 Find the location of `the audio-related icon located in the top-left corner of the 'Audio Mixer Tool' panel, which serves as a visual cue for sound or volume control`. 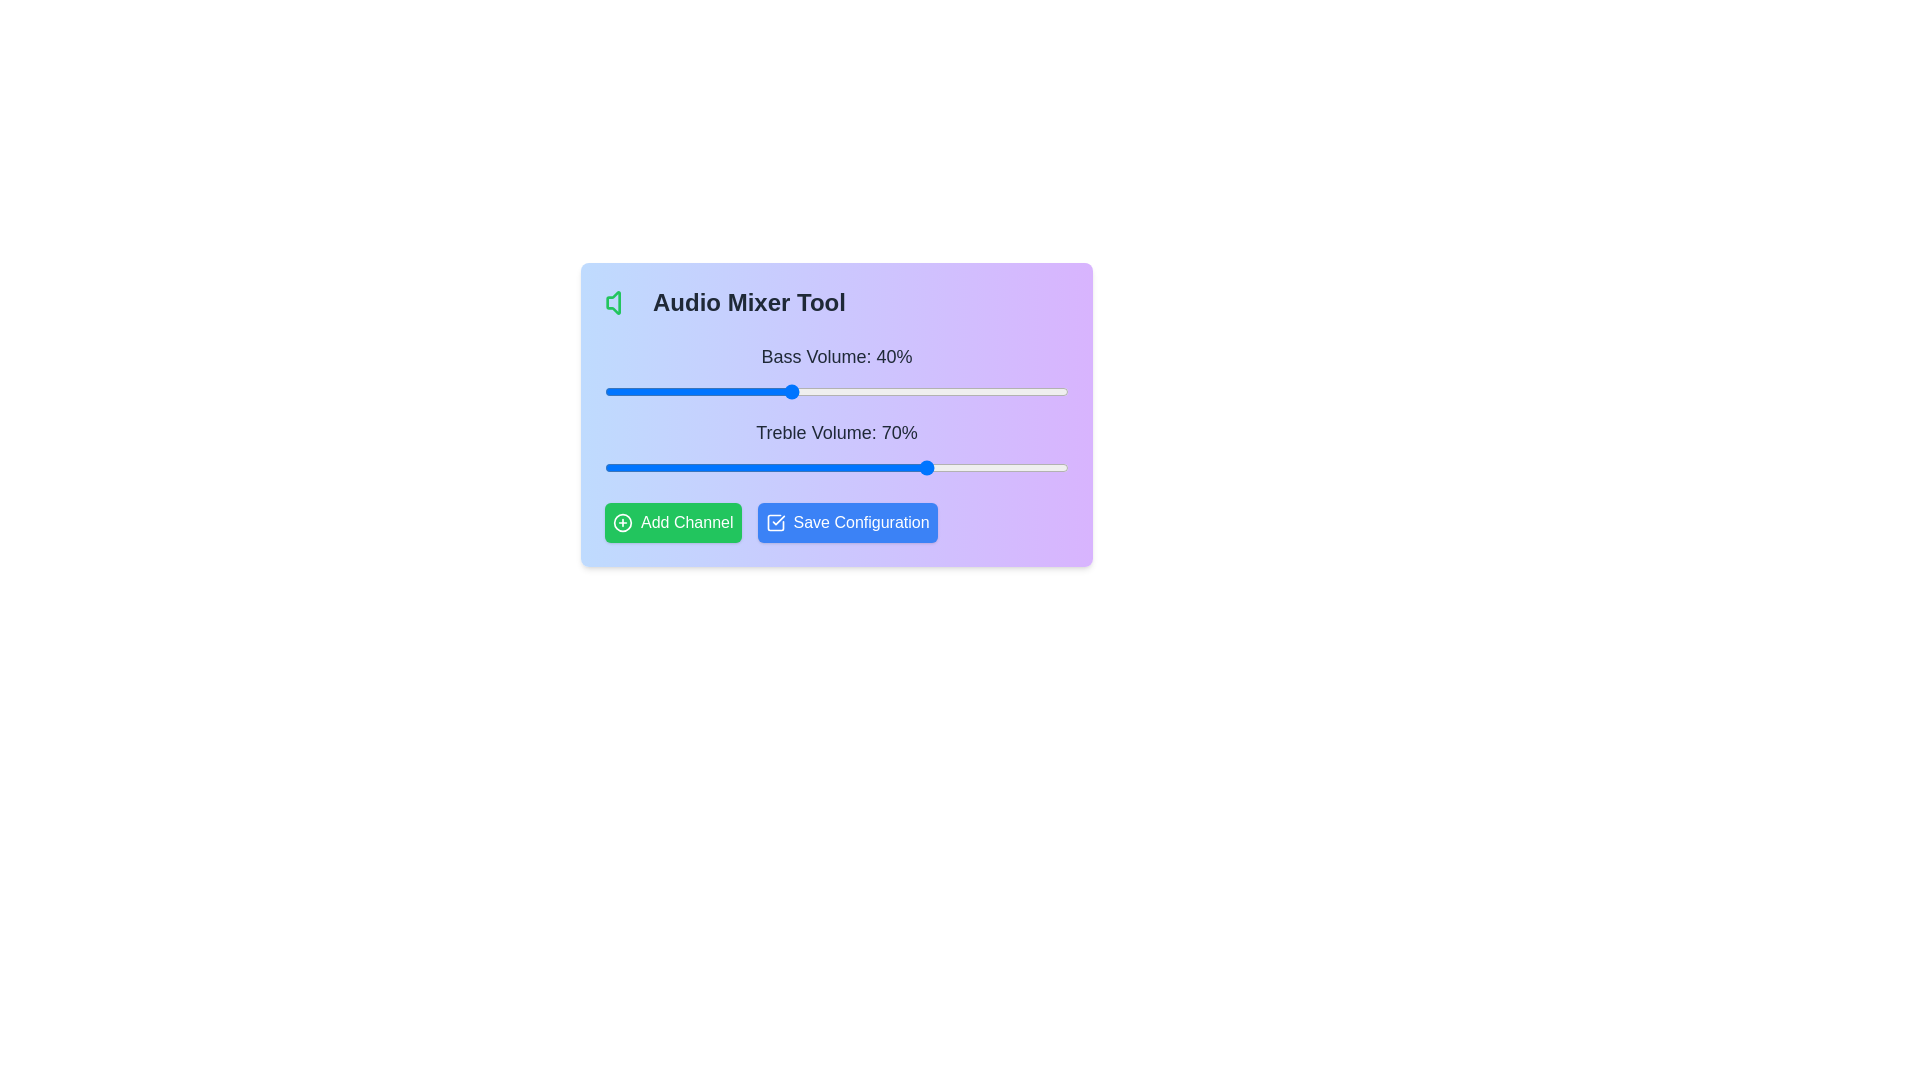

the audio-related icon located in the top-left corner of the 'Audio Mixer Tool' panel, which serves as a visual cue for sound or volume control is located at coordinates (612, 303).